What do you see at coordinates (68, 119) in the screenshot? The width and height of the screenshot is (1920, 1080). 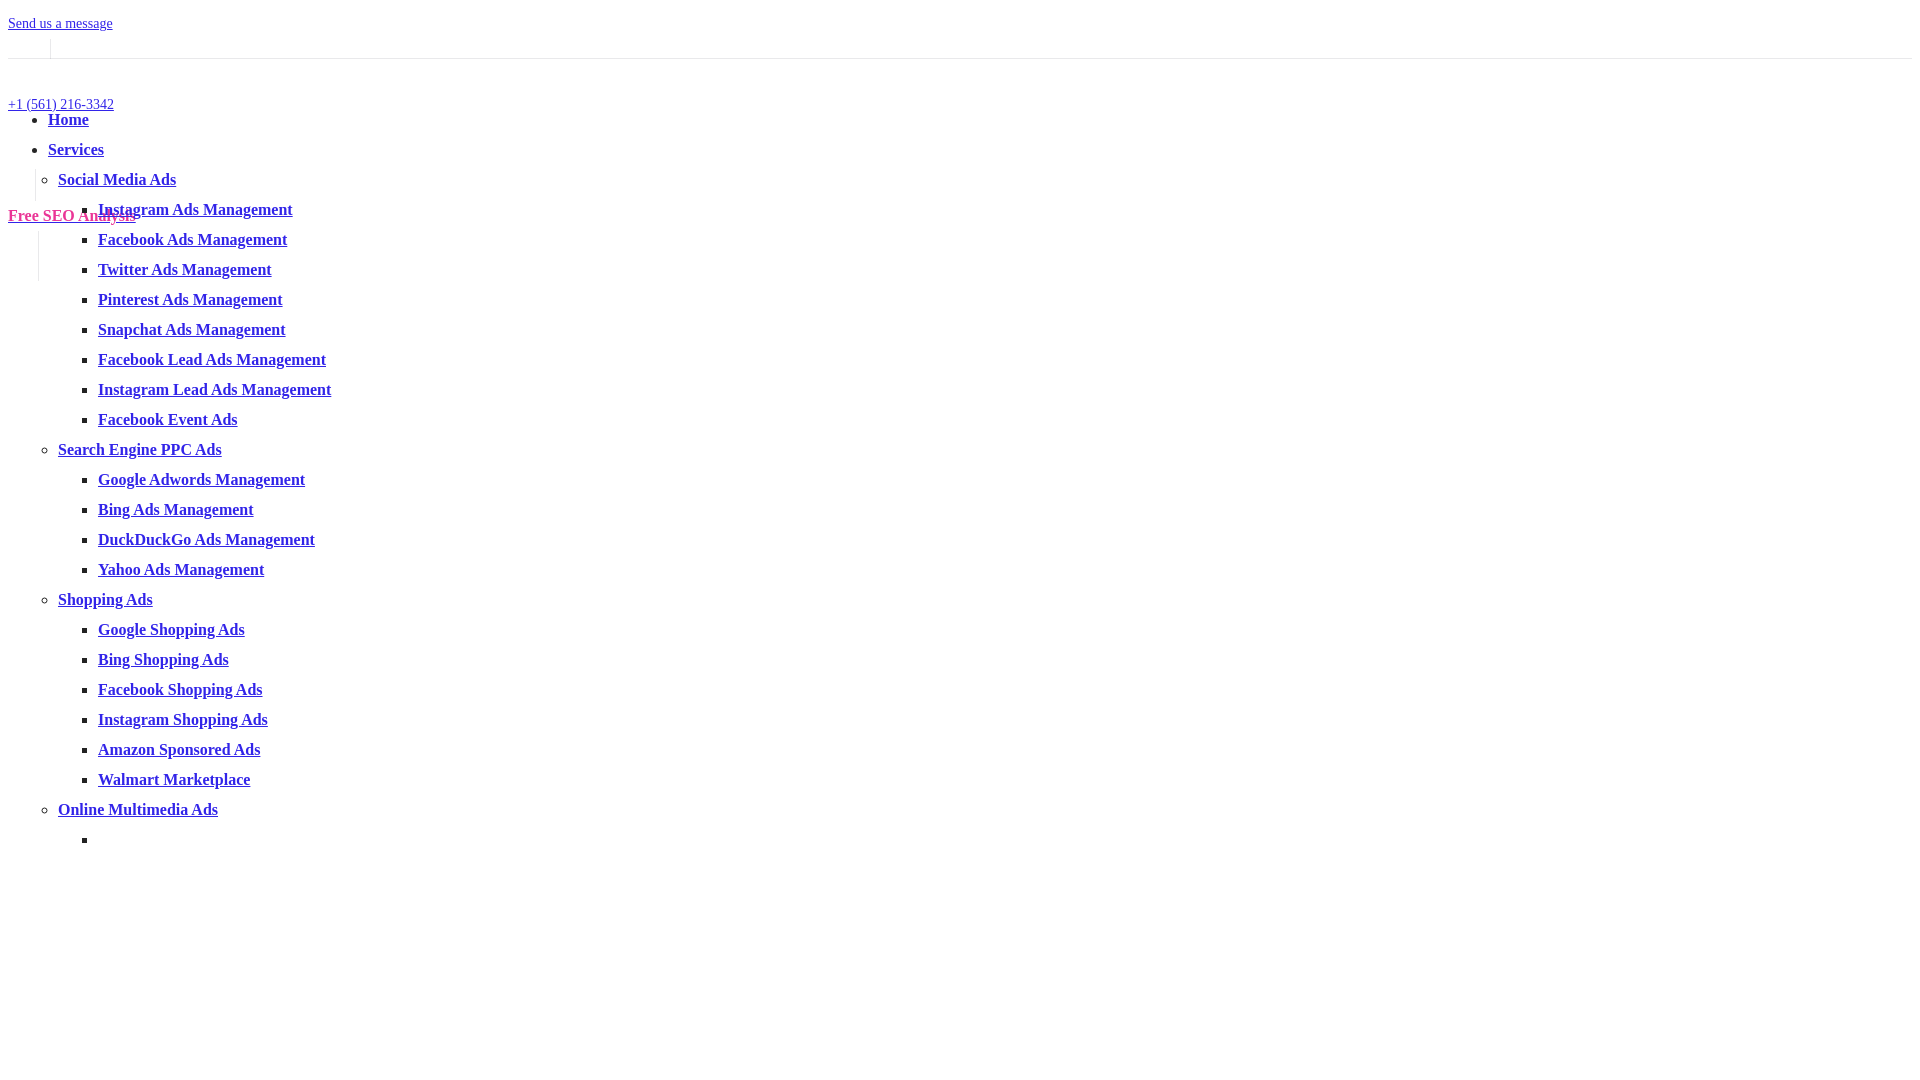 I see `'Home'` at bounding box center [68, 119].